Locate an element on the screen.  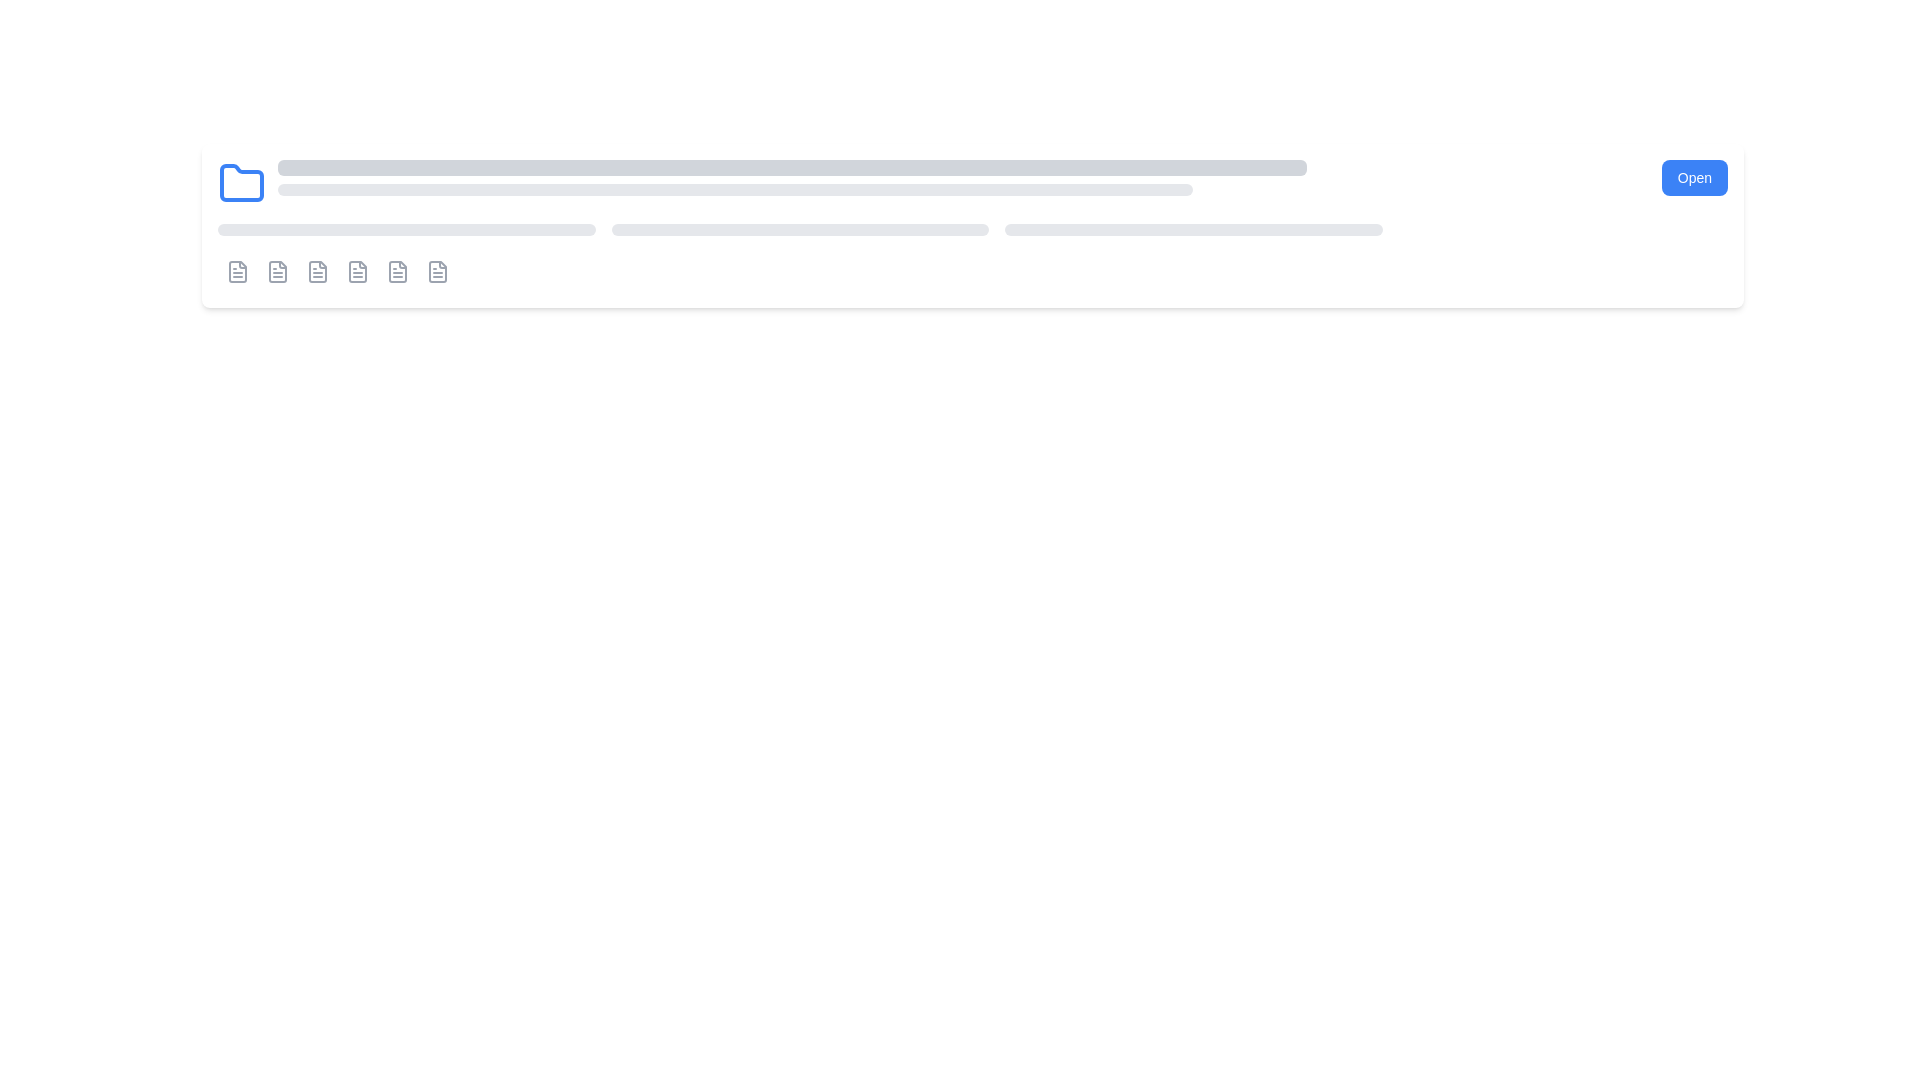
the third file icon is located at coordinates (277, 272).